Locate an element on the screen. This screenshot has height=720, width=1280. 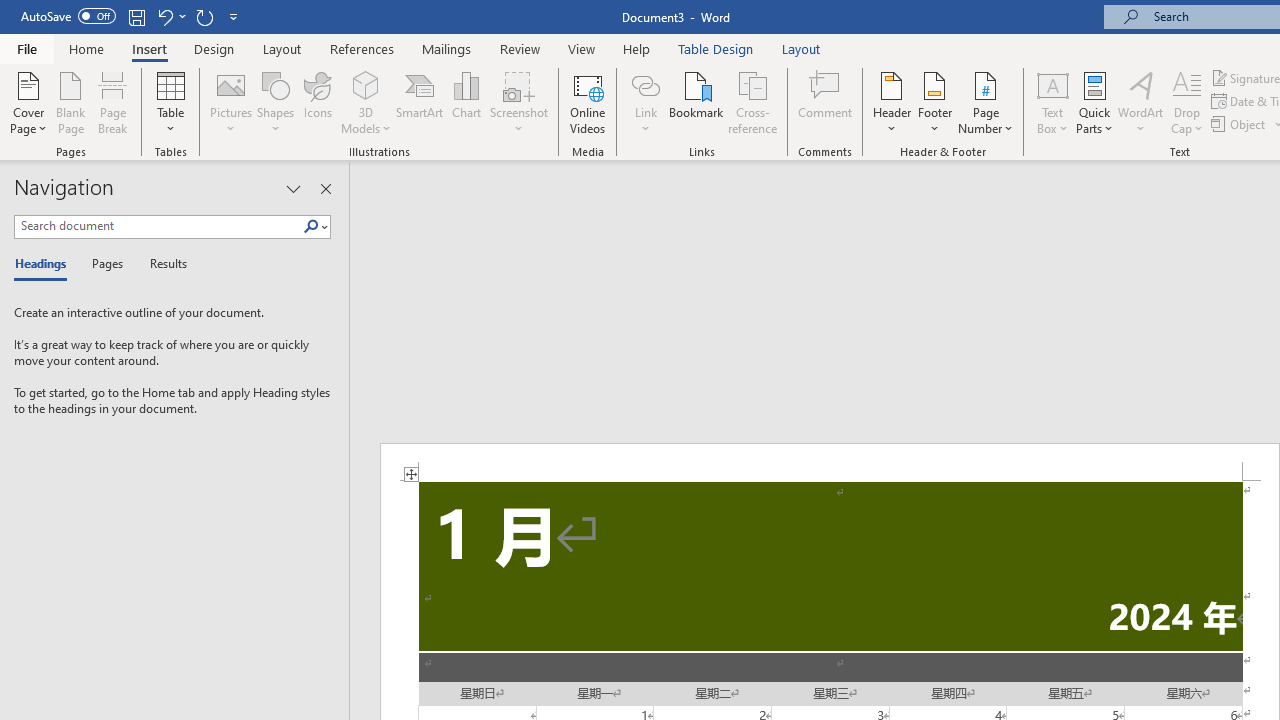
'Class: NetUIImage' is located at coordinates (310, 225).